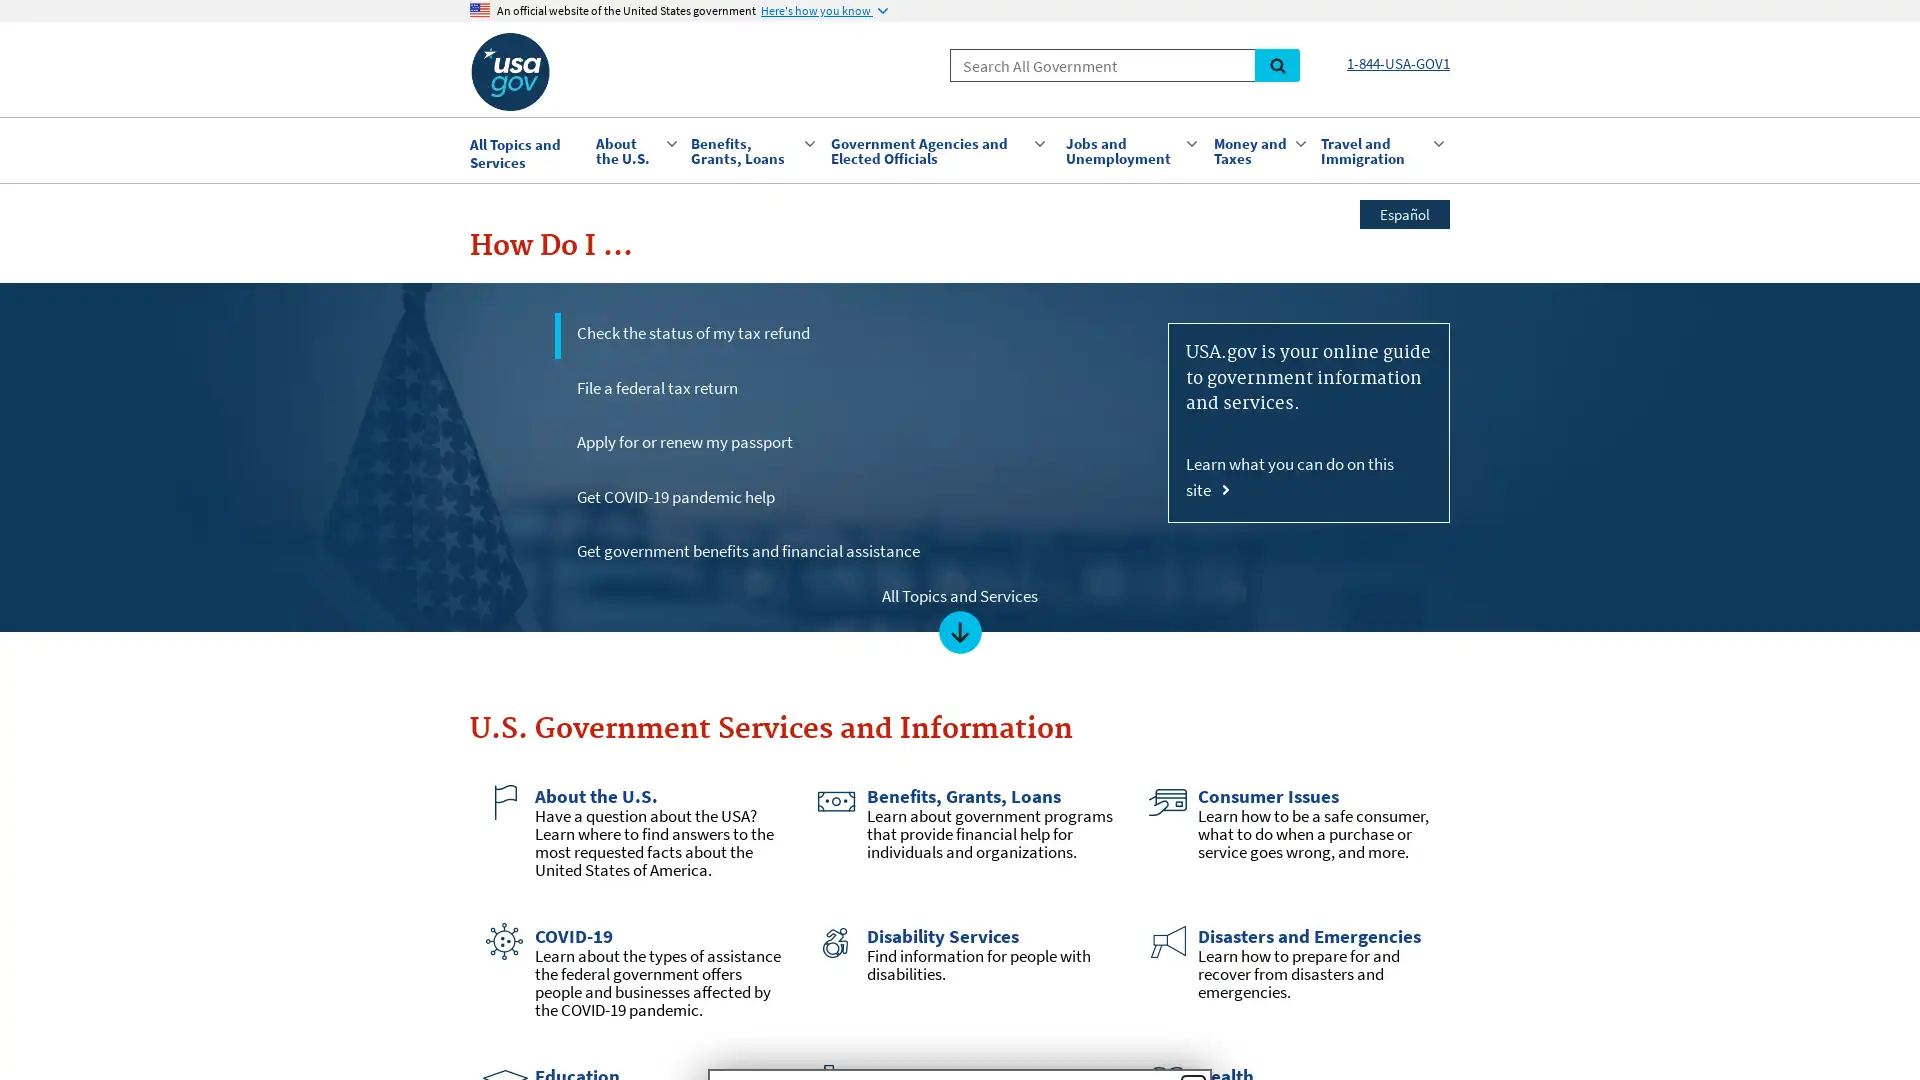  What do you see at coordinates (749, 149) in the screenshot?
I see `Benefits, Grants, Loans` at bounding box center [749, 149].